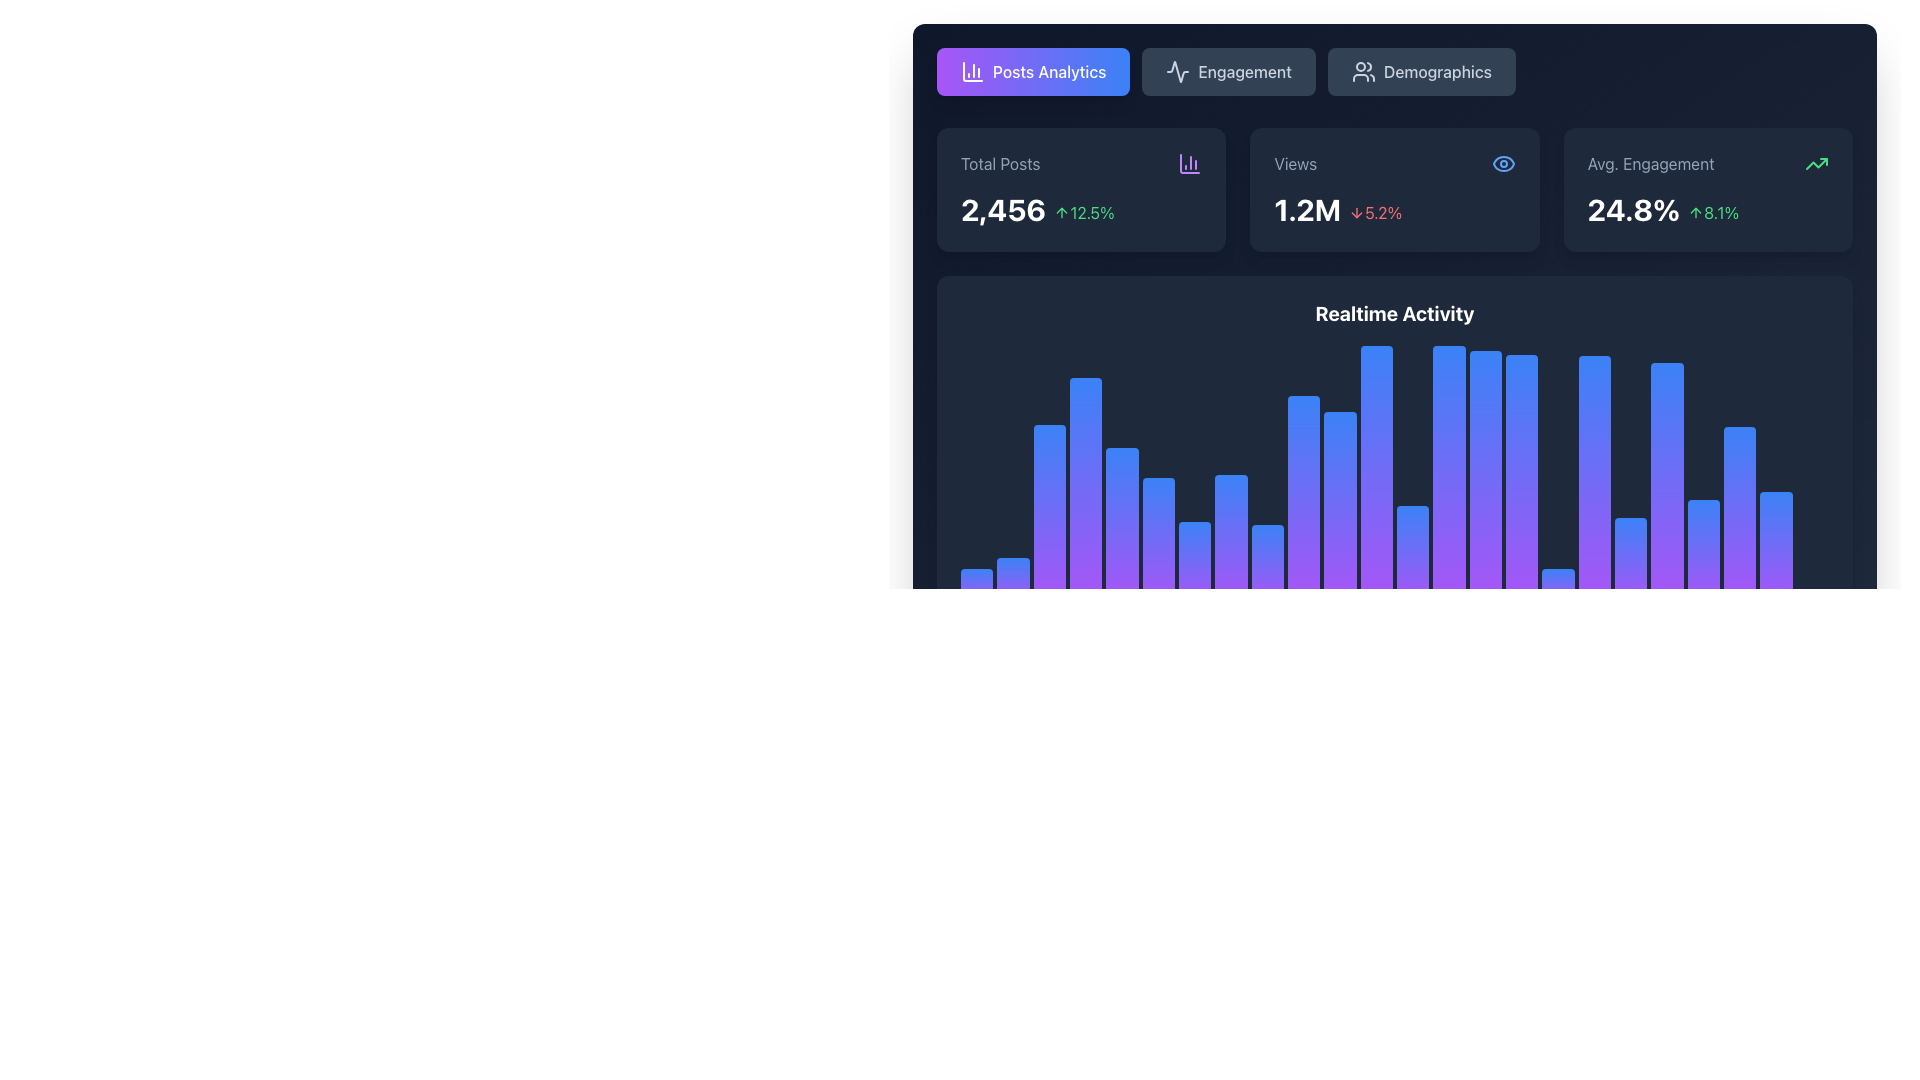 The height and width of the screenshot is (1080, 1920). I want to click on displayed information from the Statistical Display Component that shows a bold white percentage value and a smaller green percentage value with an upward arrow icon, located in the rightmost card of the top row of the dashboard, so click(1707, 209).